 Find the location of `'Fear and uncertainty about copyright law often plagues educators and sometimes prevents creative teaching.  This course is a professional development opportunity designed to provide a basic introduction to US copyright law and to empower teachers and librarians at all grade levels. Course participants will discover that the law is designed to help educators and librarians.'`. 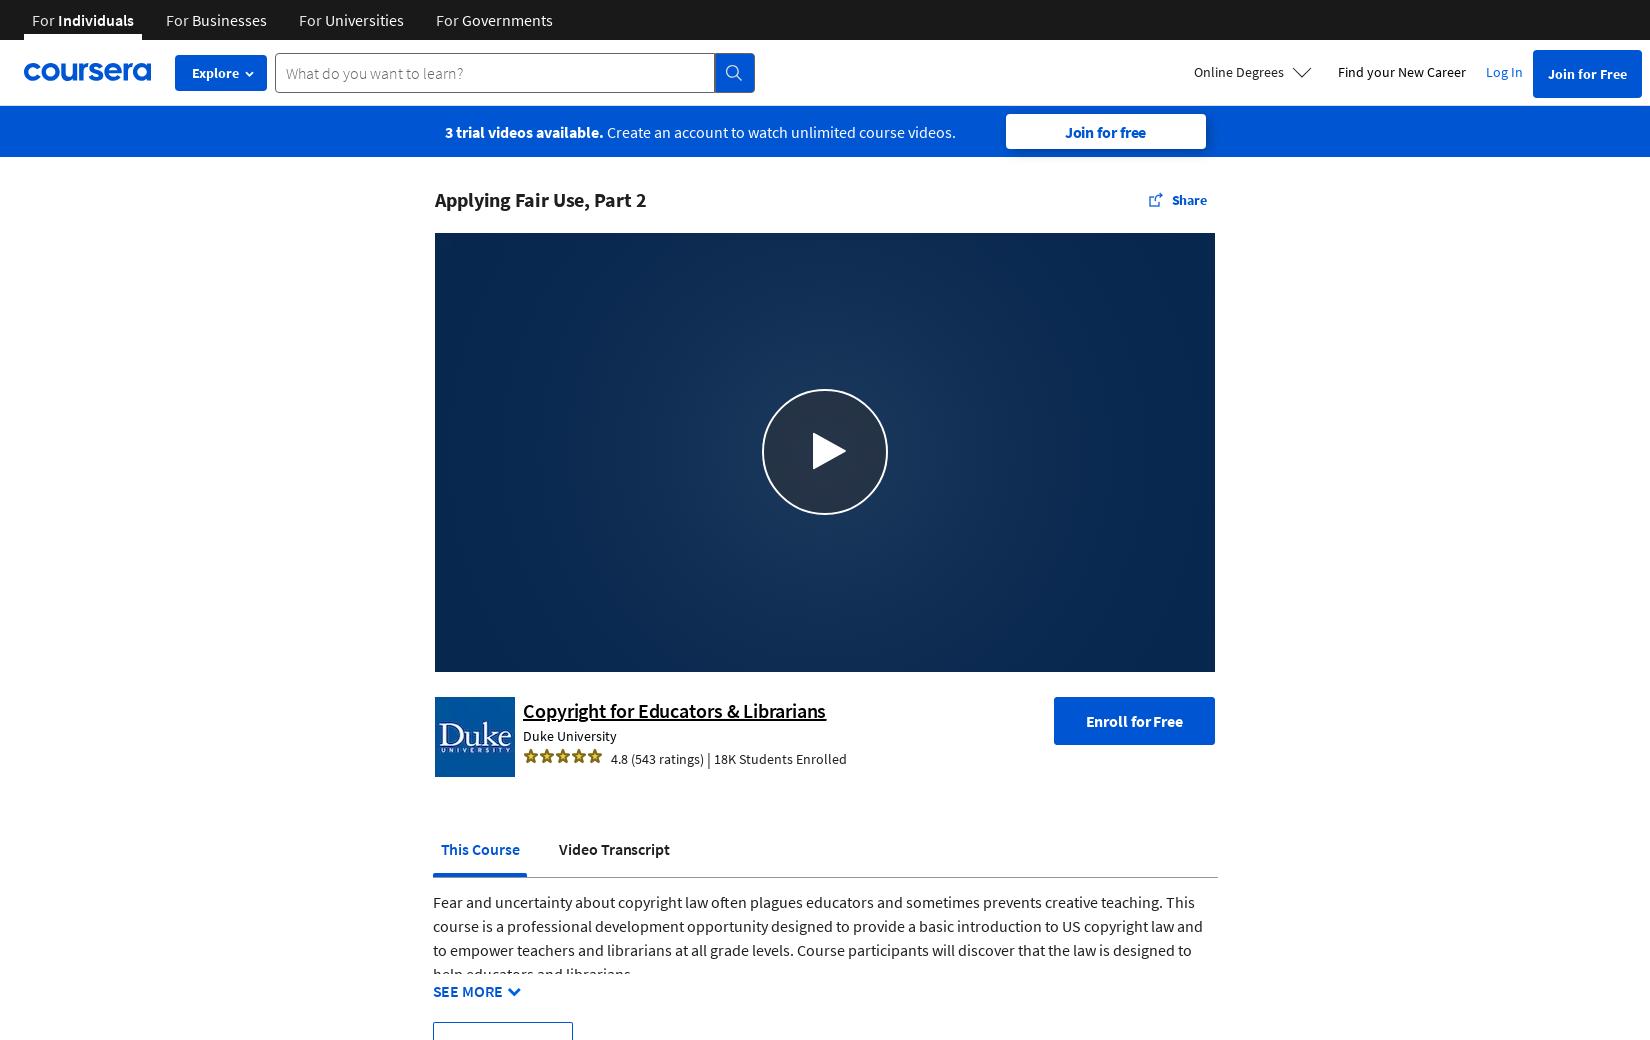

'Fear and uncertainty about copyright law often plagues educators and sometimes prevents creative teaching.  This course is a professional development opportunity designed to provide a basic introduction to US copyright law and to empower teachers and librarians at all grade levels. Course participants will discover that the law is designed to help educators and librarians.' is located at coordinates (816, 937).